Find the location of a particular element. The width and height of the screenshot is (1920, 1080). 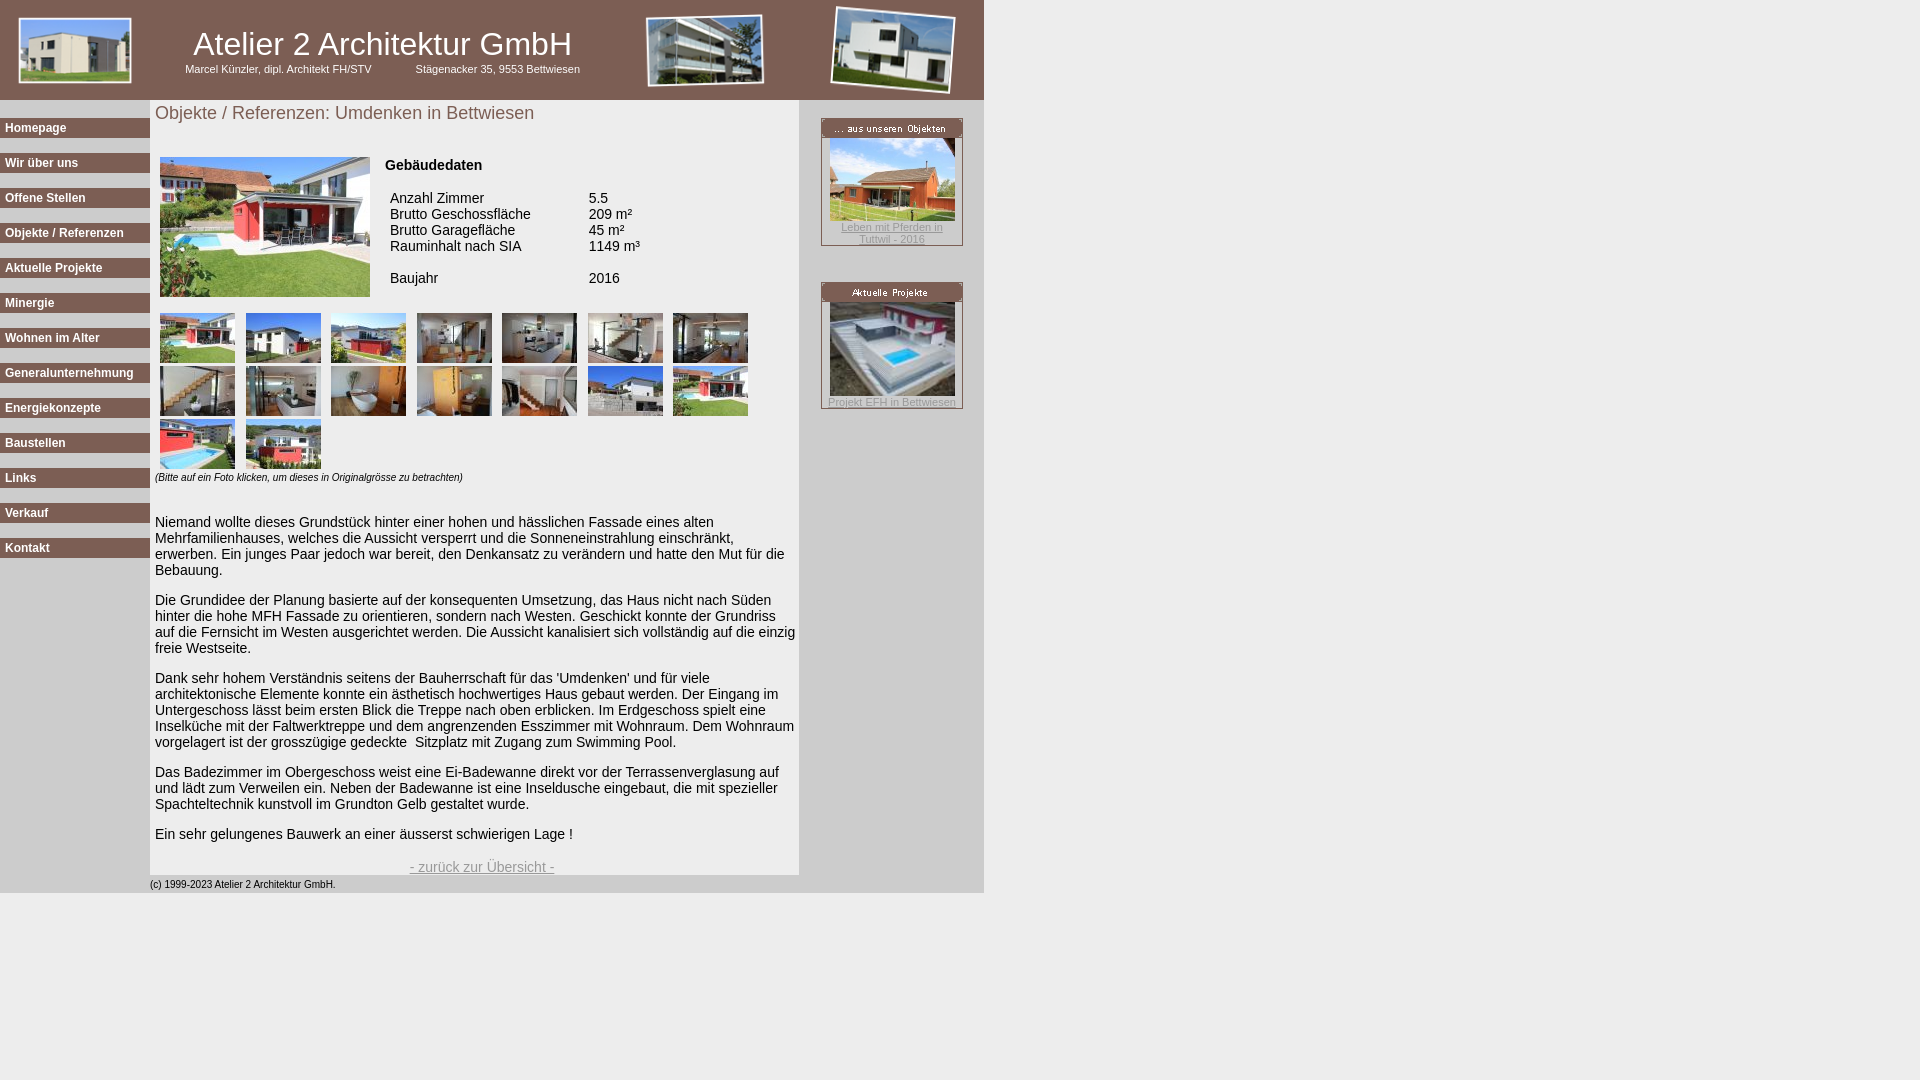

'Projekt EFH in Bettwiesen' is located at coordinates (891, 401).